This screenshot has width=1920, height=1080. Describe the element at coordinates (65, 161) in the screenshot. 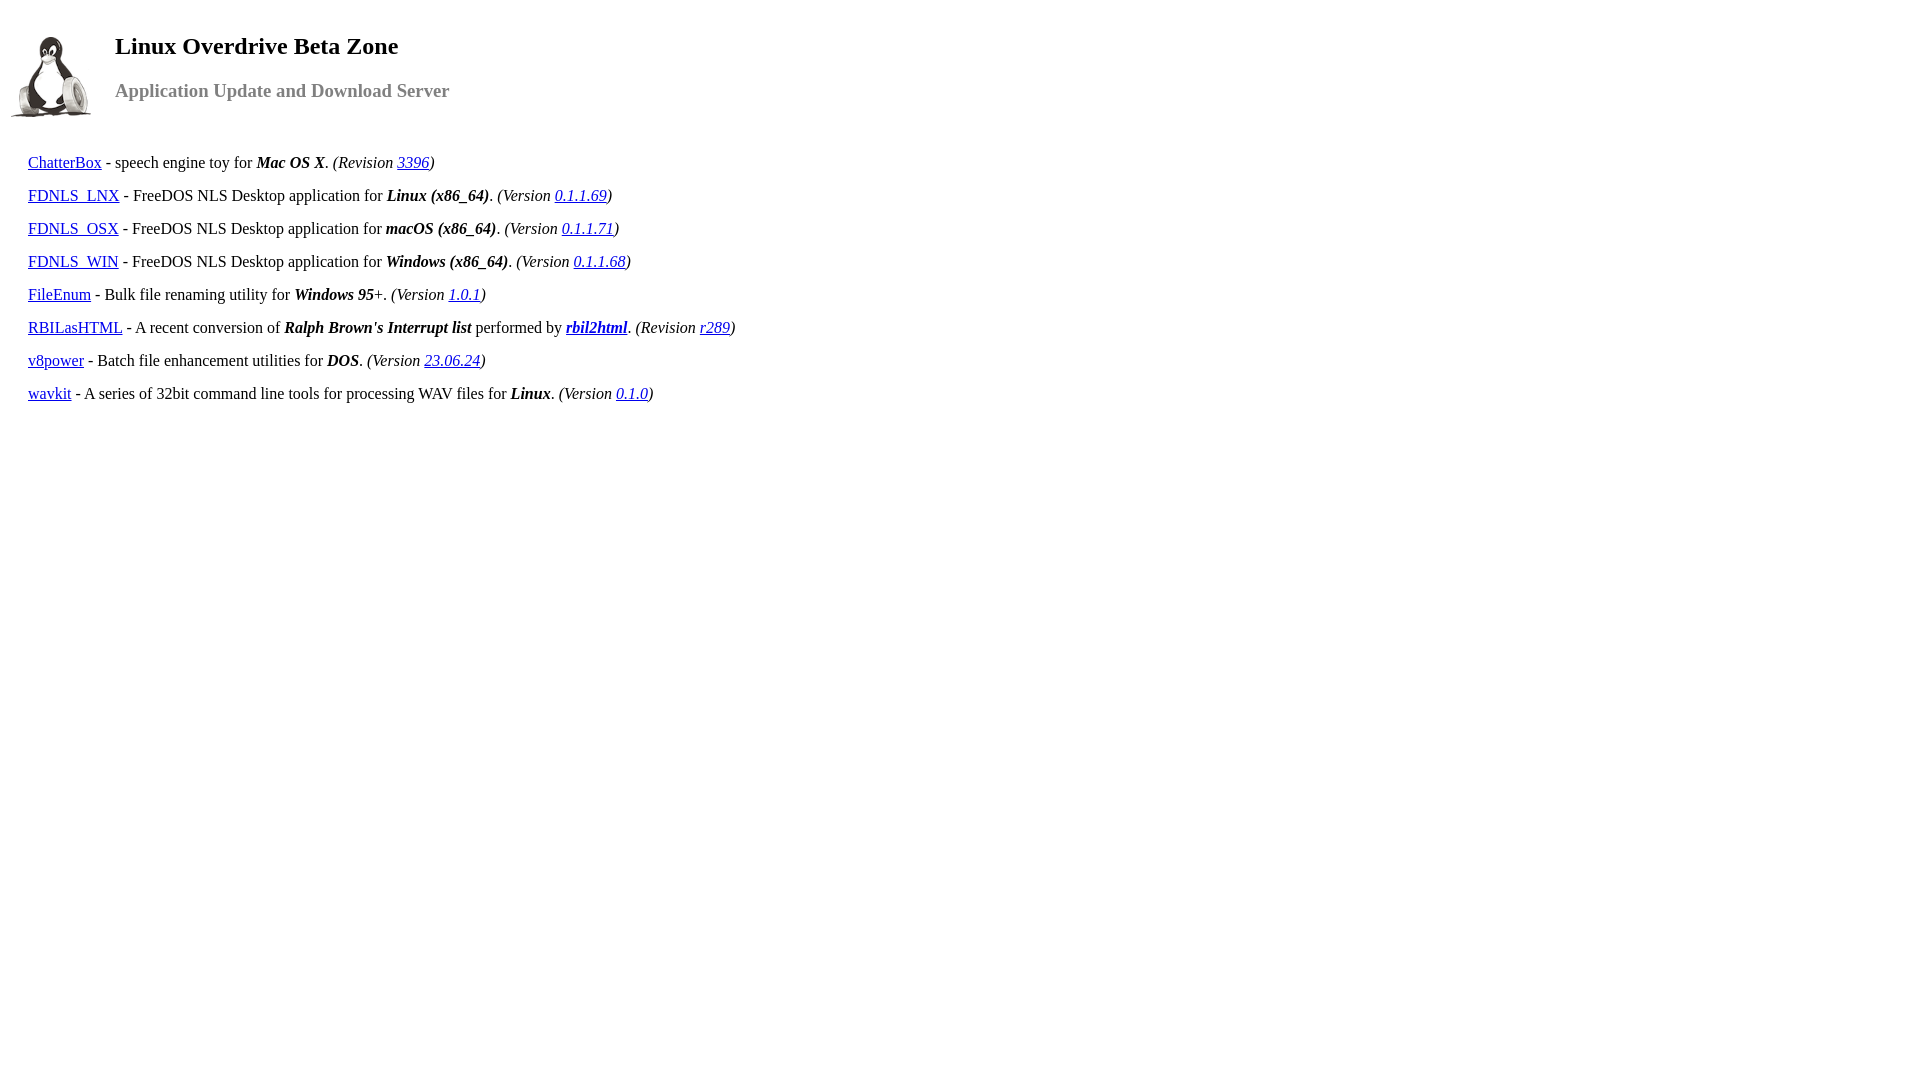

I see `'ChatterBox'` at that location.